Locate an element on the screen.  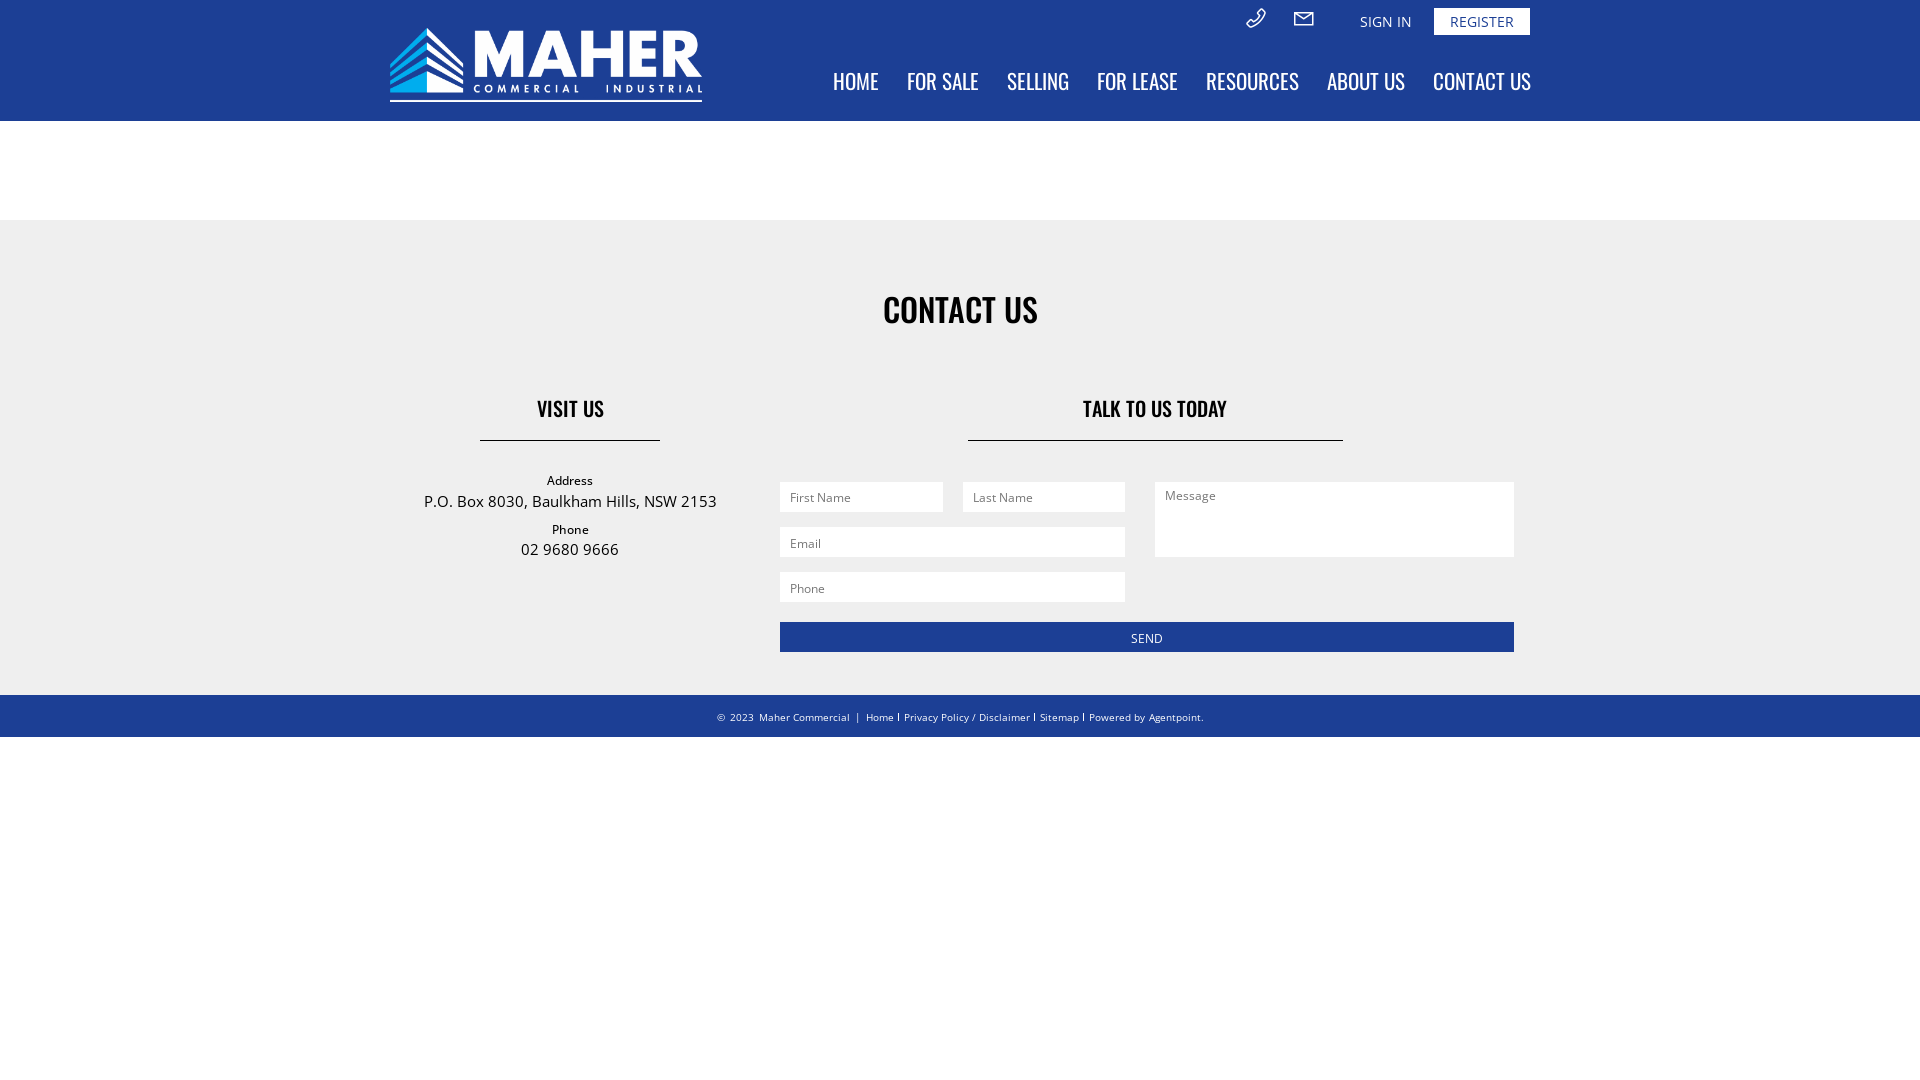
'FOR LEASE' is located at coordinates (1082, 80).